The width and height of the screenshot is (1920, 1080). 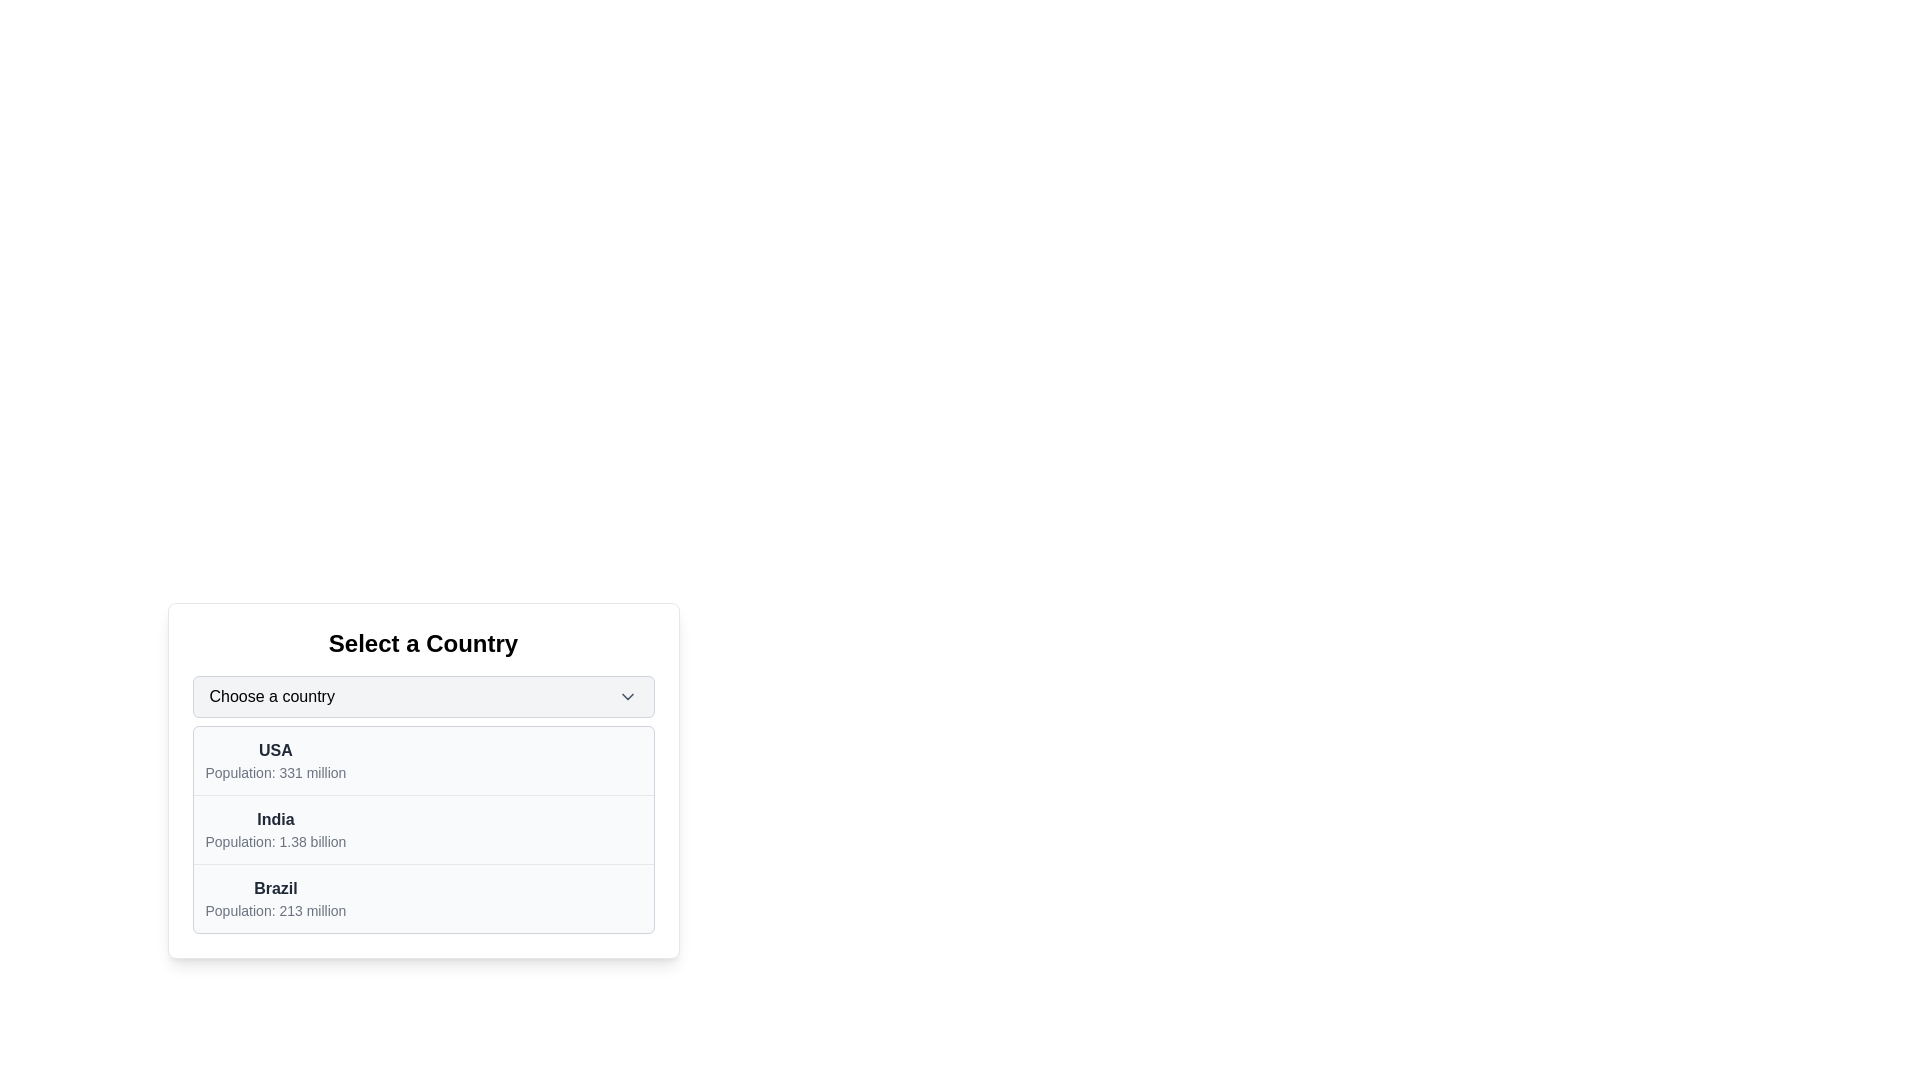 I want to click on the dropdown menu icon located to the right of the 'Choose a country' field, so click(x=626, y=696).